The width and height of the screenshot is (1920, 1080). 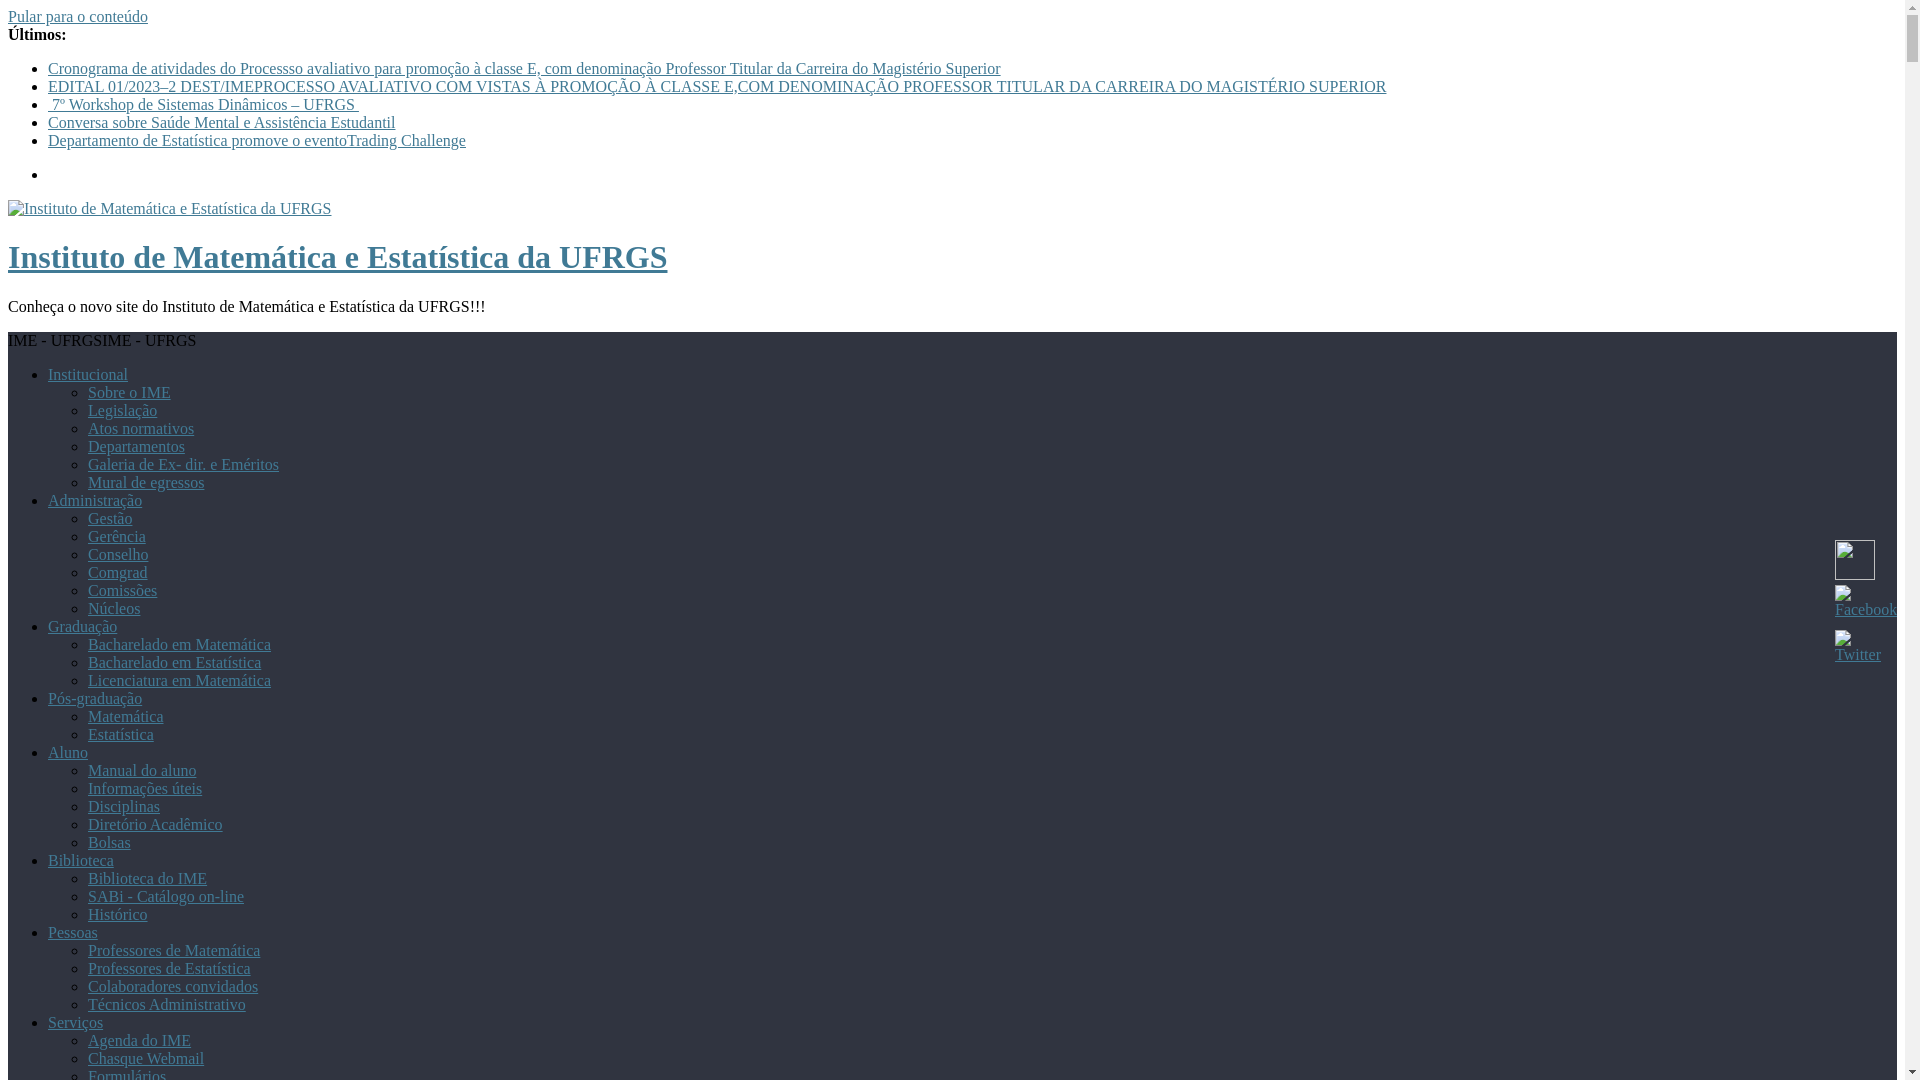 I want to click on 'Sobre o IME', so click(x=128, y=392).